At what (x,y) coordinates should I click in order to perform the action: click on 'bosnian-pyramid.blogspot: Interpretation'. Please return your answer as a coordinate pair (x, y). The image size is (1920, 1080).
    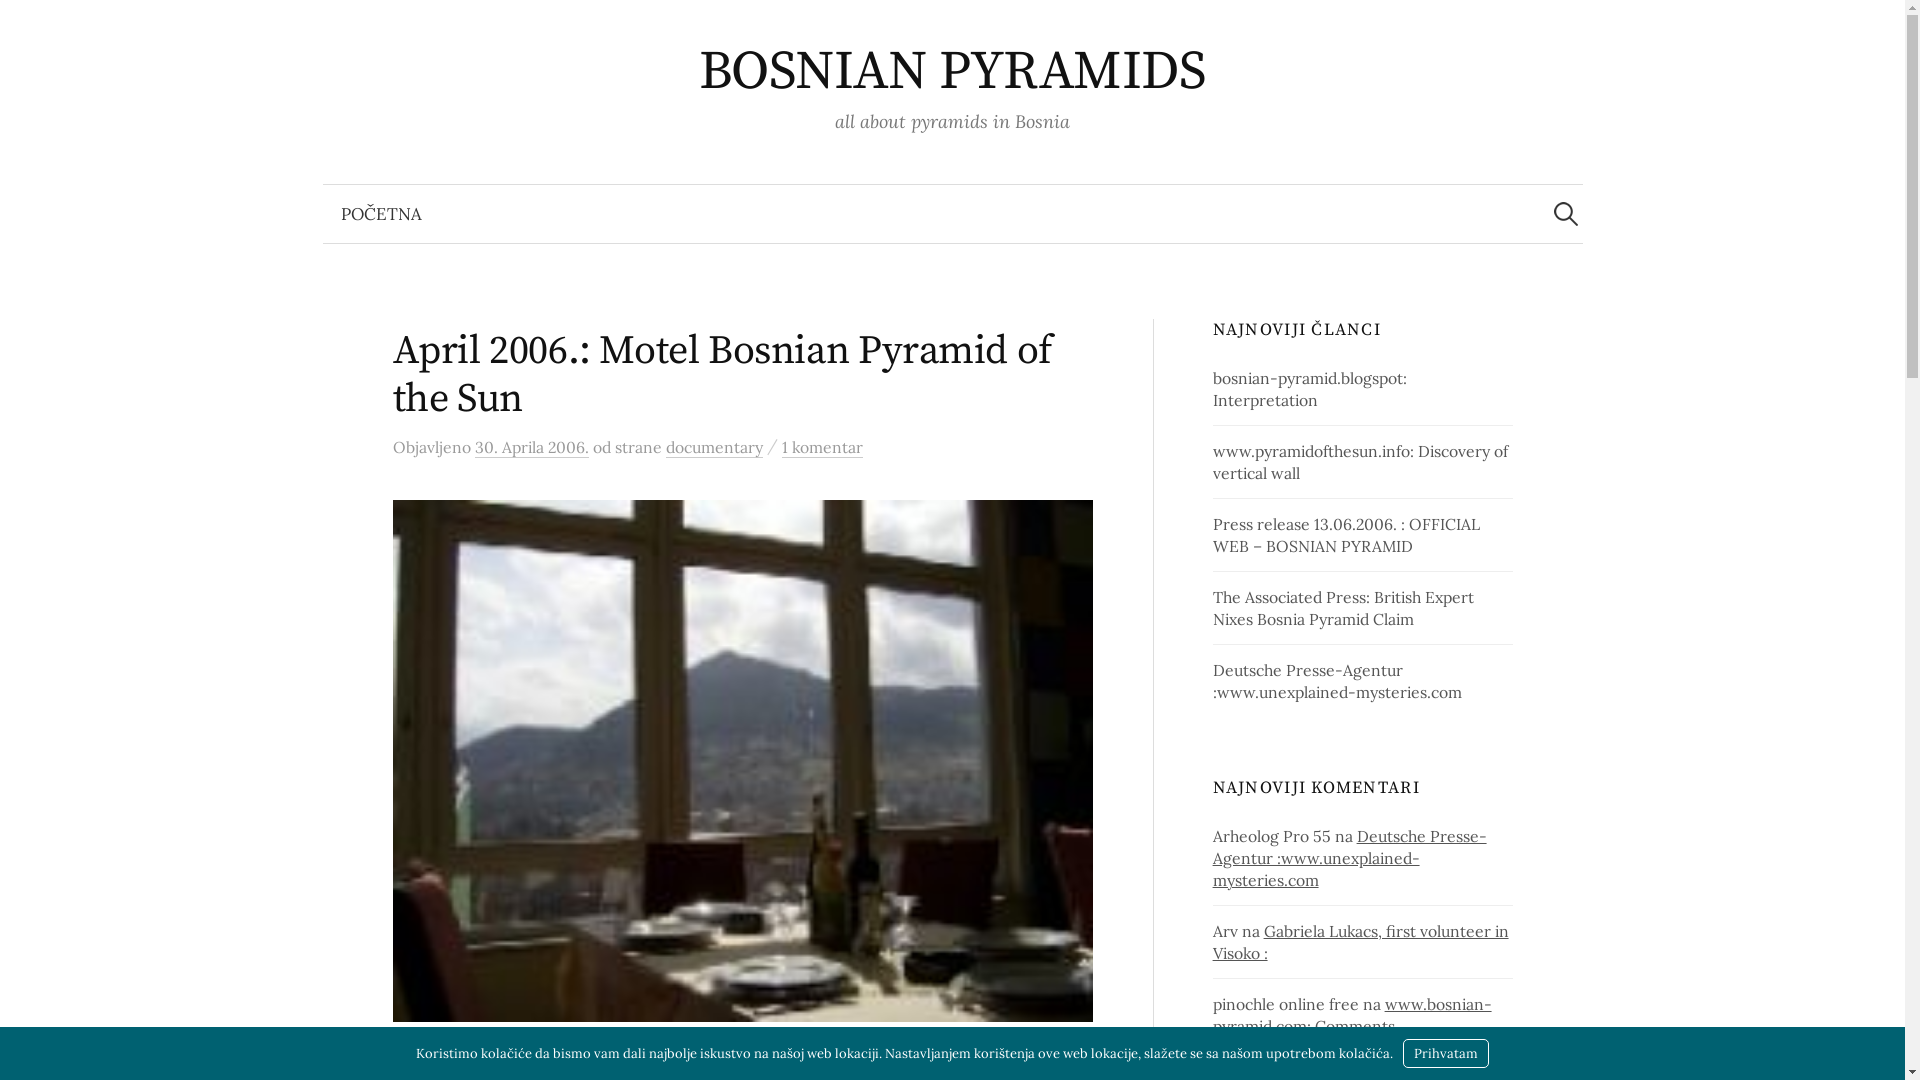
    Looking at the image, I should click on (1310, 389).